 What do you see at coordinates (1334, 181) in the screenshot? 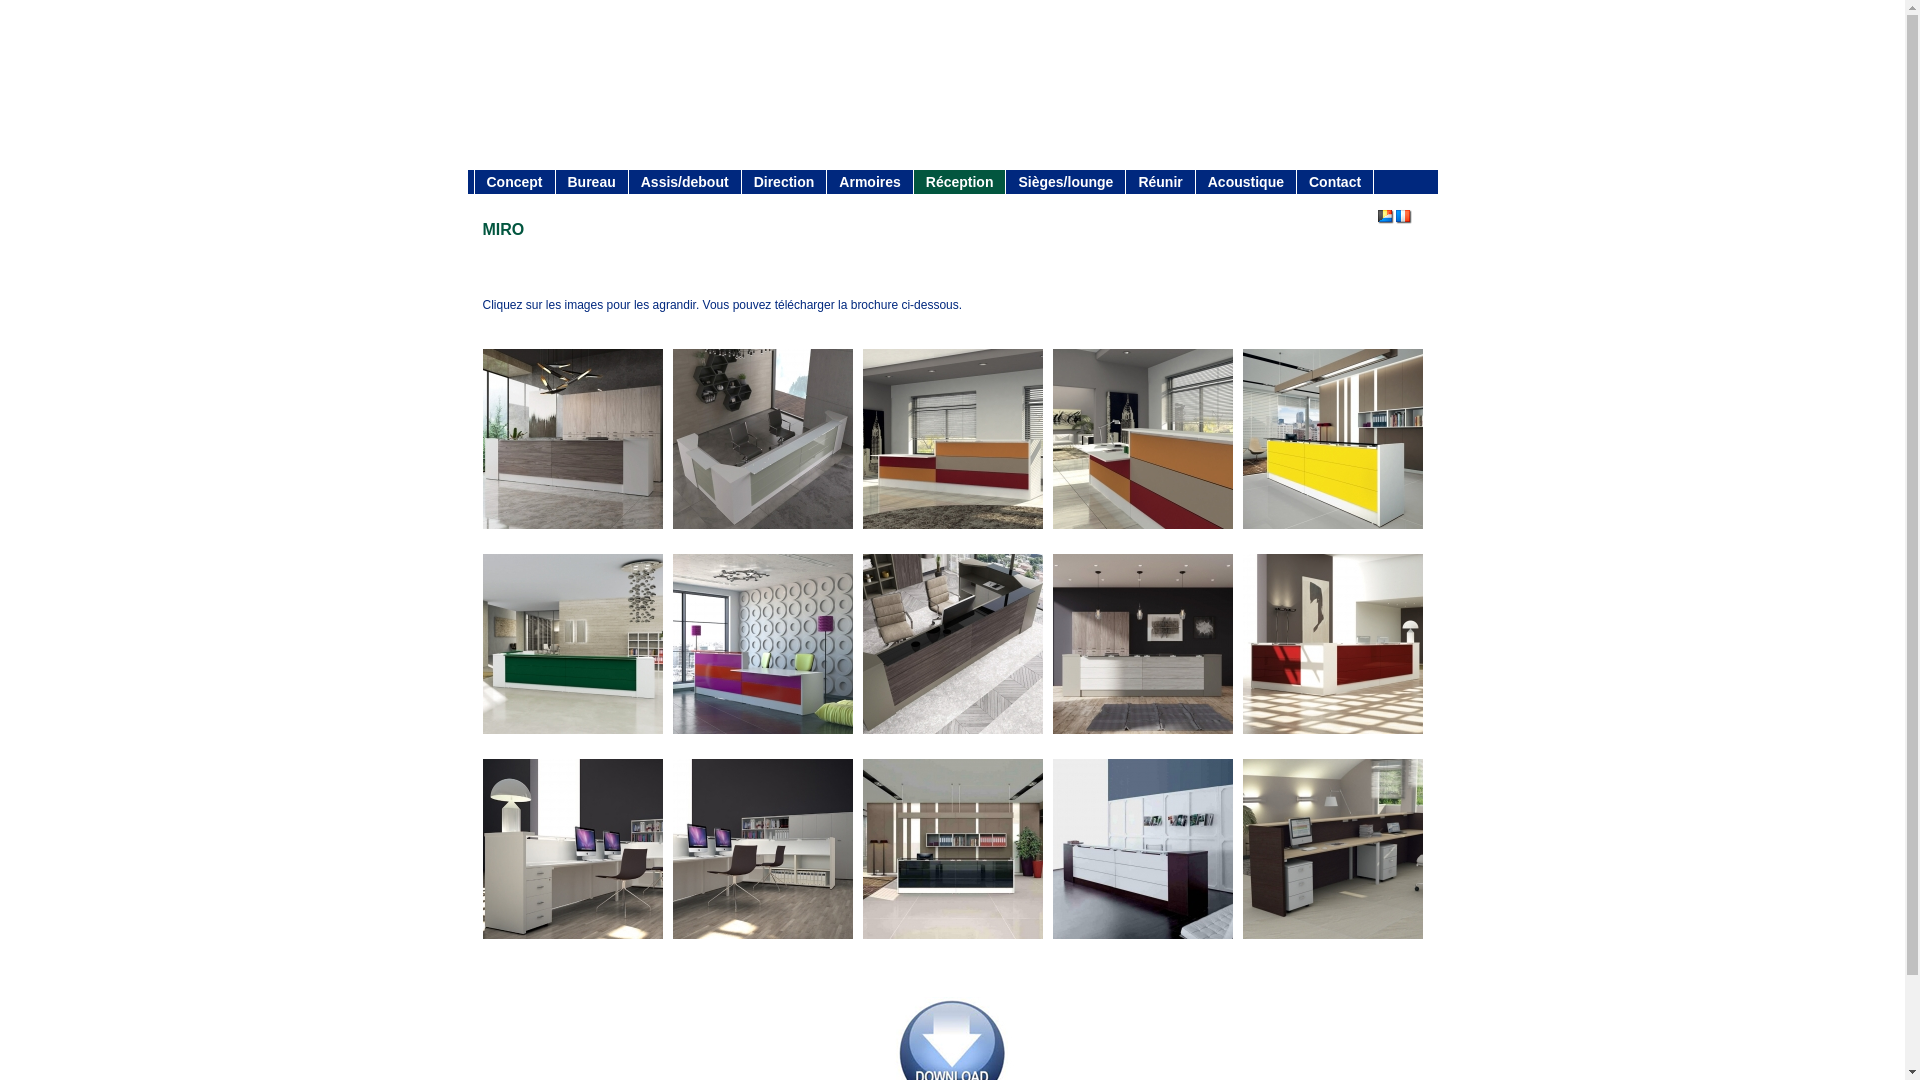
I see `'Contact'` at bounding box center [1334, 181].